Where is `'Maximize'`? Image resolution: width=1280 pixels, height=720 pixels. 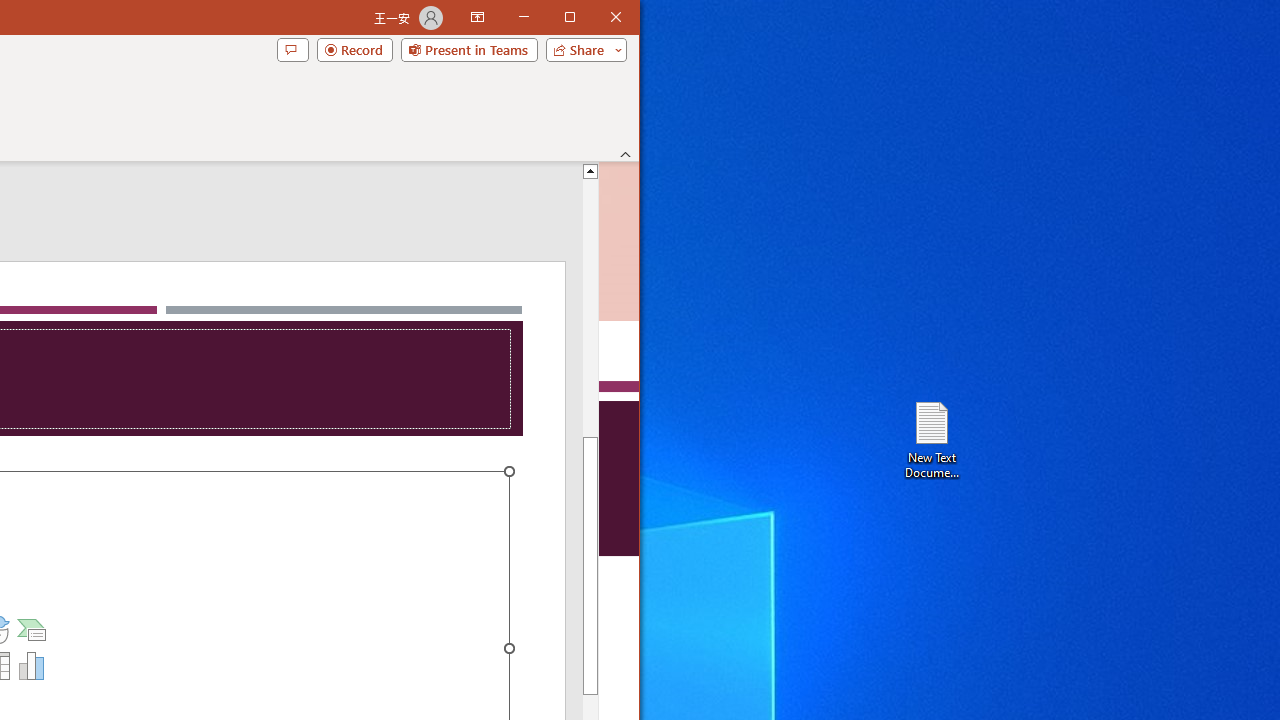
'Maximize' is located at coordinates (598, 19).